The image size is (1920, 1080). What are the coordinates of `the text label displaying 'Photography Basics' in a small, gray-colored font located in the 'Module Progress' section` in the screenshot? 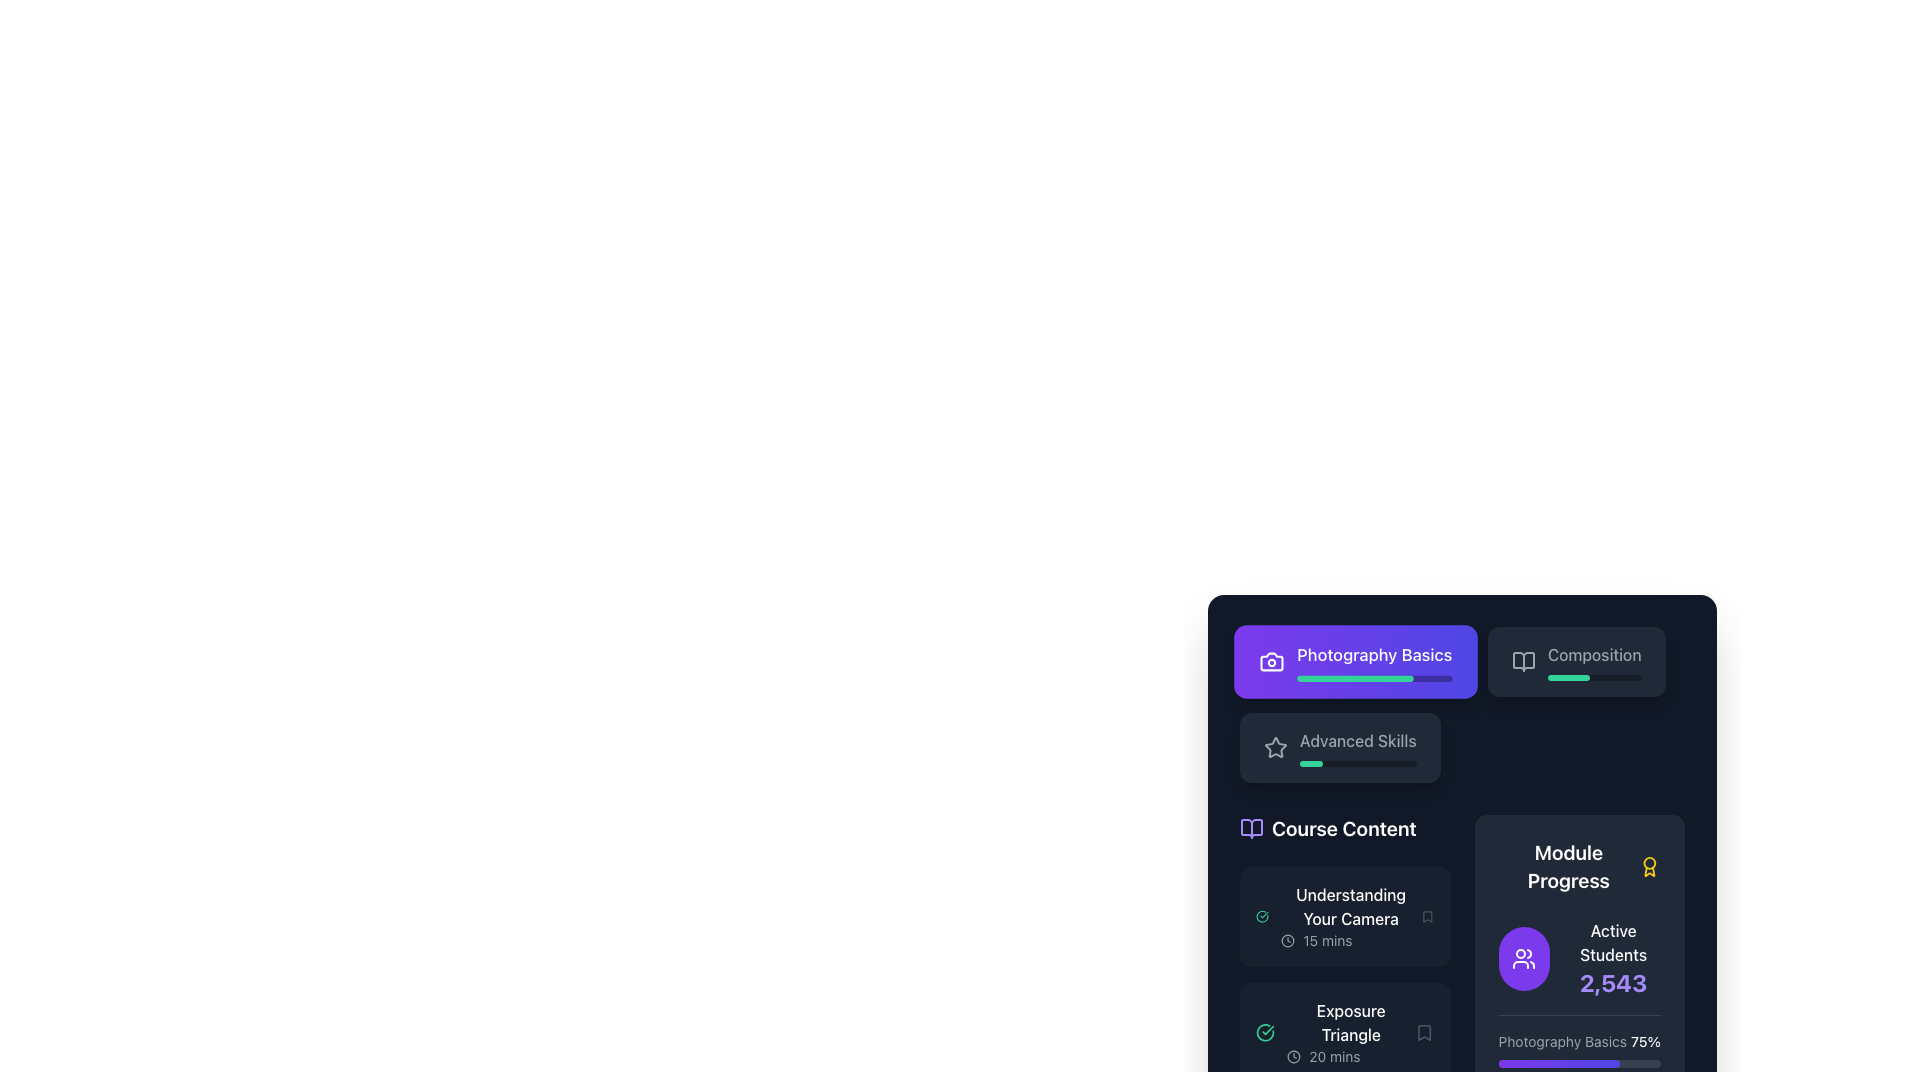 It's located at (1561, 1040).